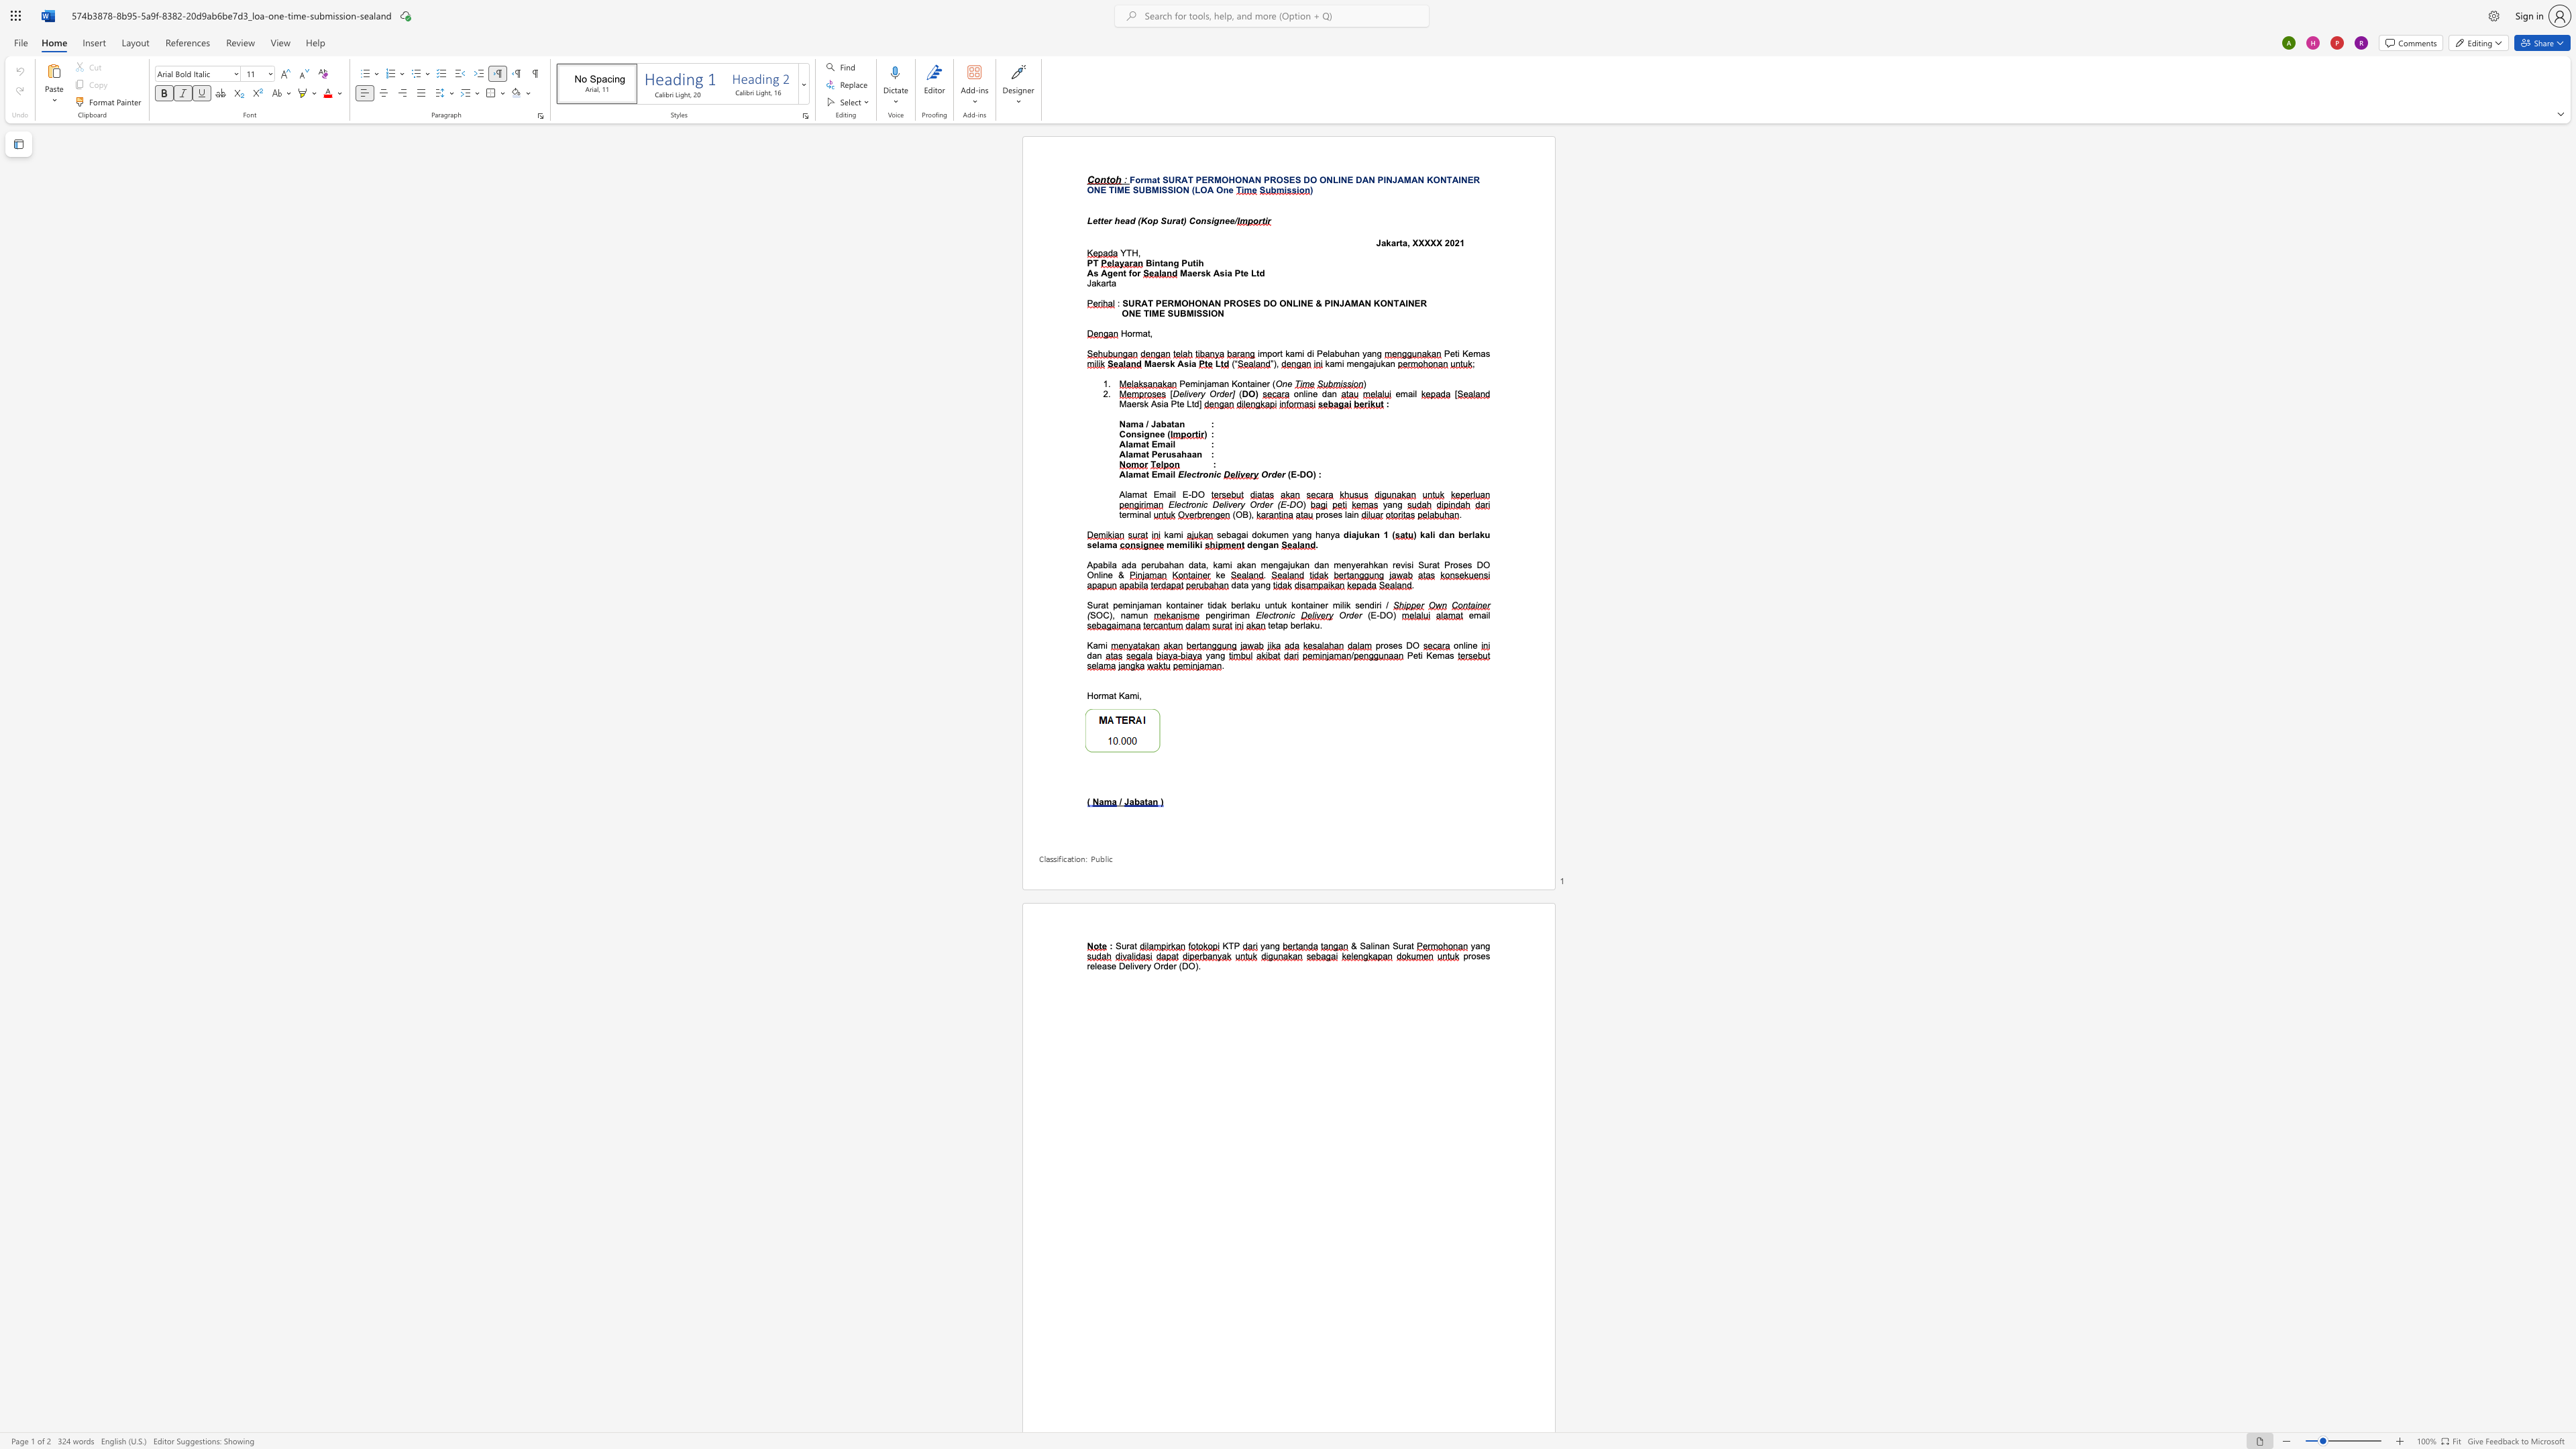 This screenshot has width=2576, height=1449. Describe the element at coordinates (1219, 382) in the screenshot. I see `the subset text "an Kon" within the text "Peminjaman Kontainer"` at that location.